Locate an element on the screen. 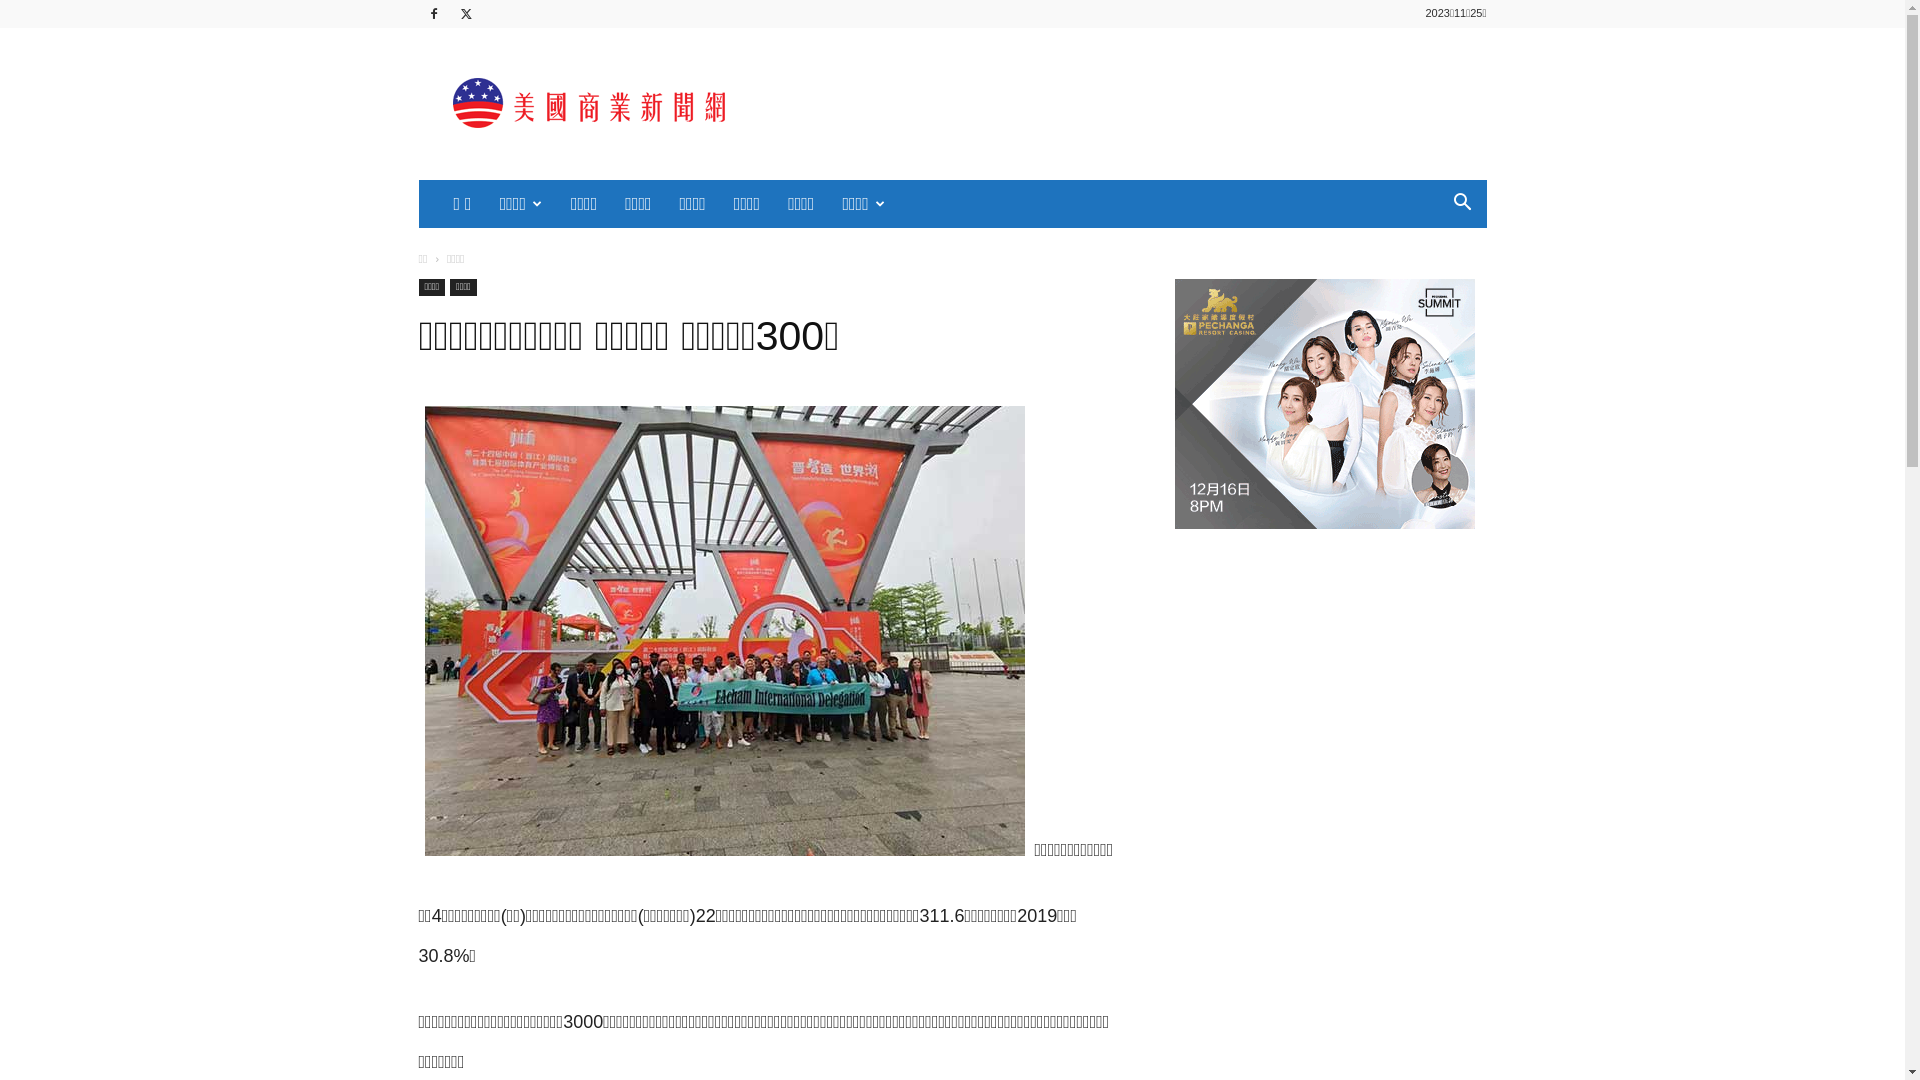 The width and height of the screenshot is (1920, 1080). 'Facebook' is located at coordinates (431, 14).